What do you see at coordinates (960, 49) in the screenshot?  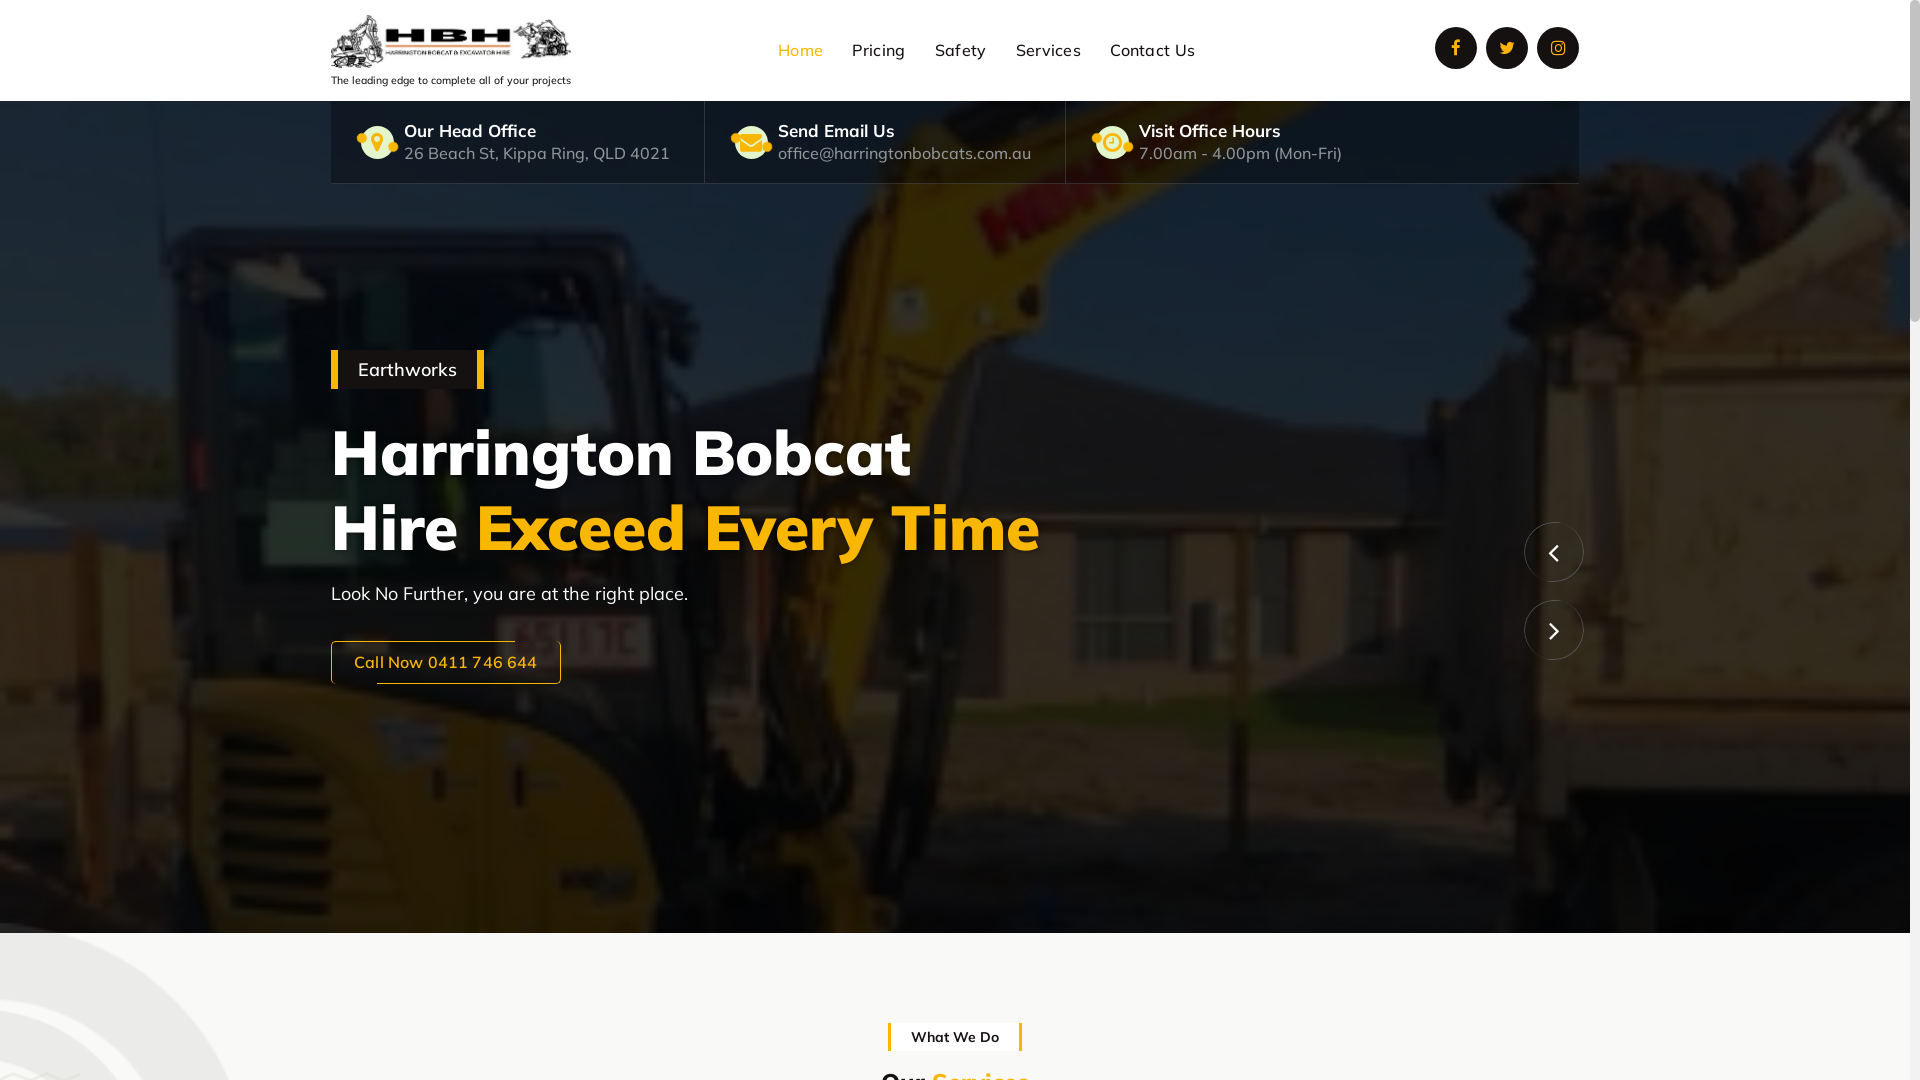 I see `'Safety'` at bounding box center [960, 49].